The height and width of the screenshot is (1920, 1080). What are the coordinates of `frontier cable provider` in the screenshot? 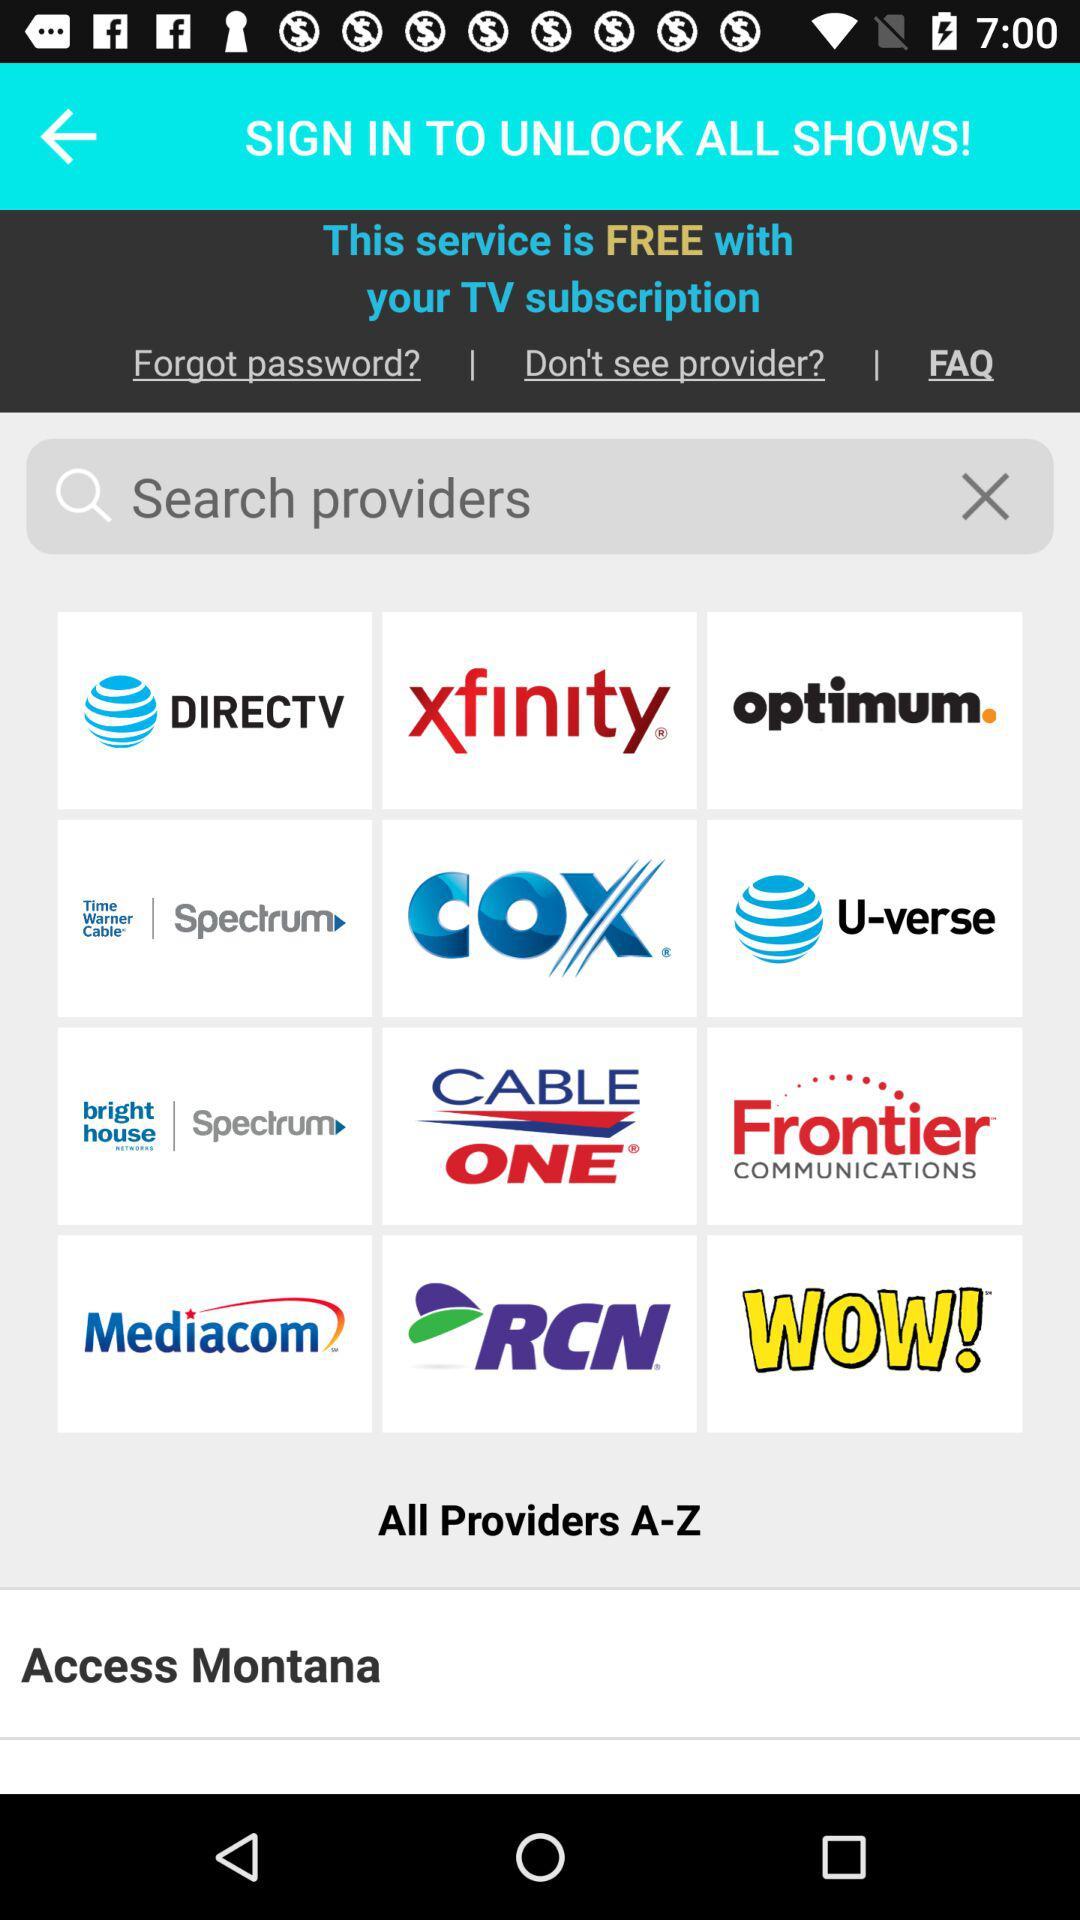 It's located at (863, 1126).